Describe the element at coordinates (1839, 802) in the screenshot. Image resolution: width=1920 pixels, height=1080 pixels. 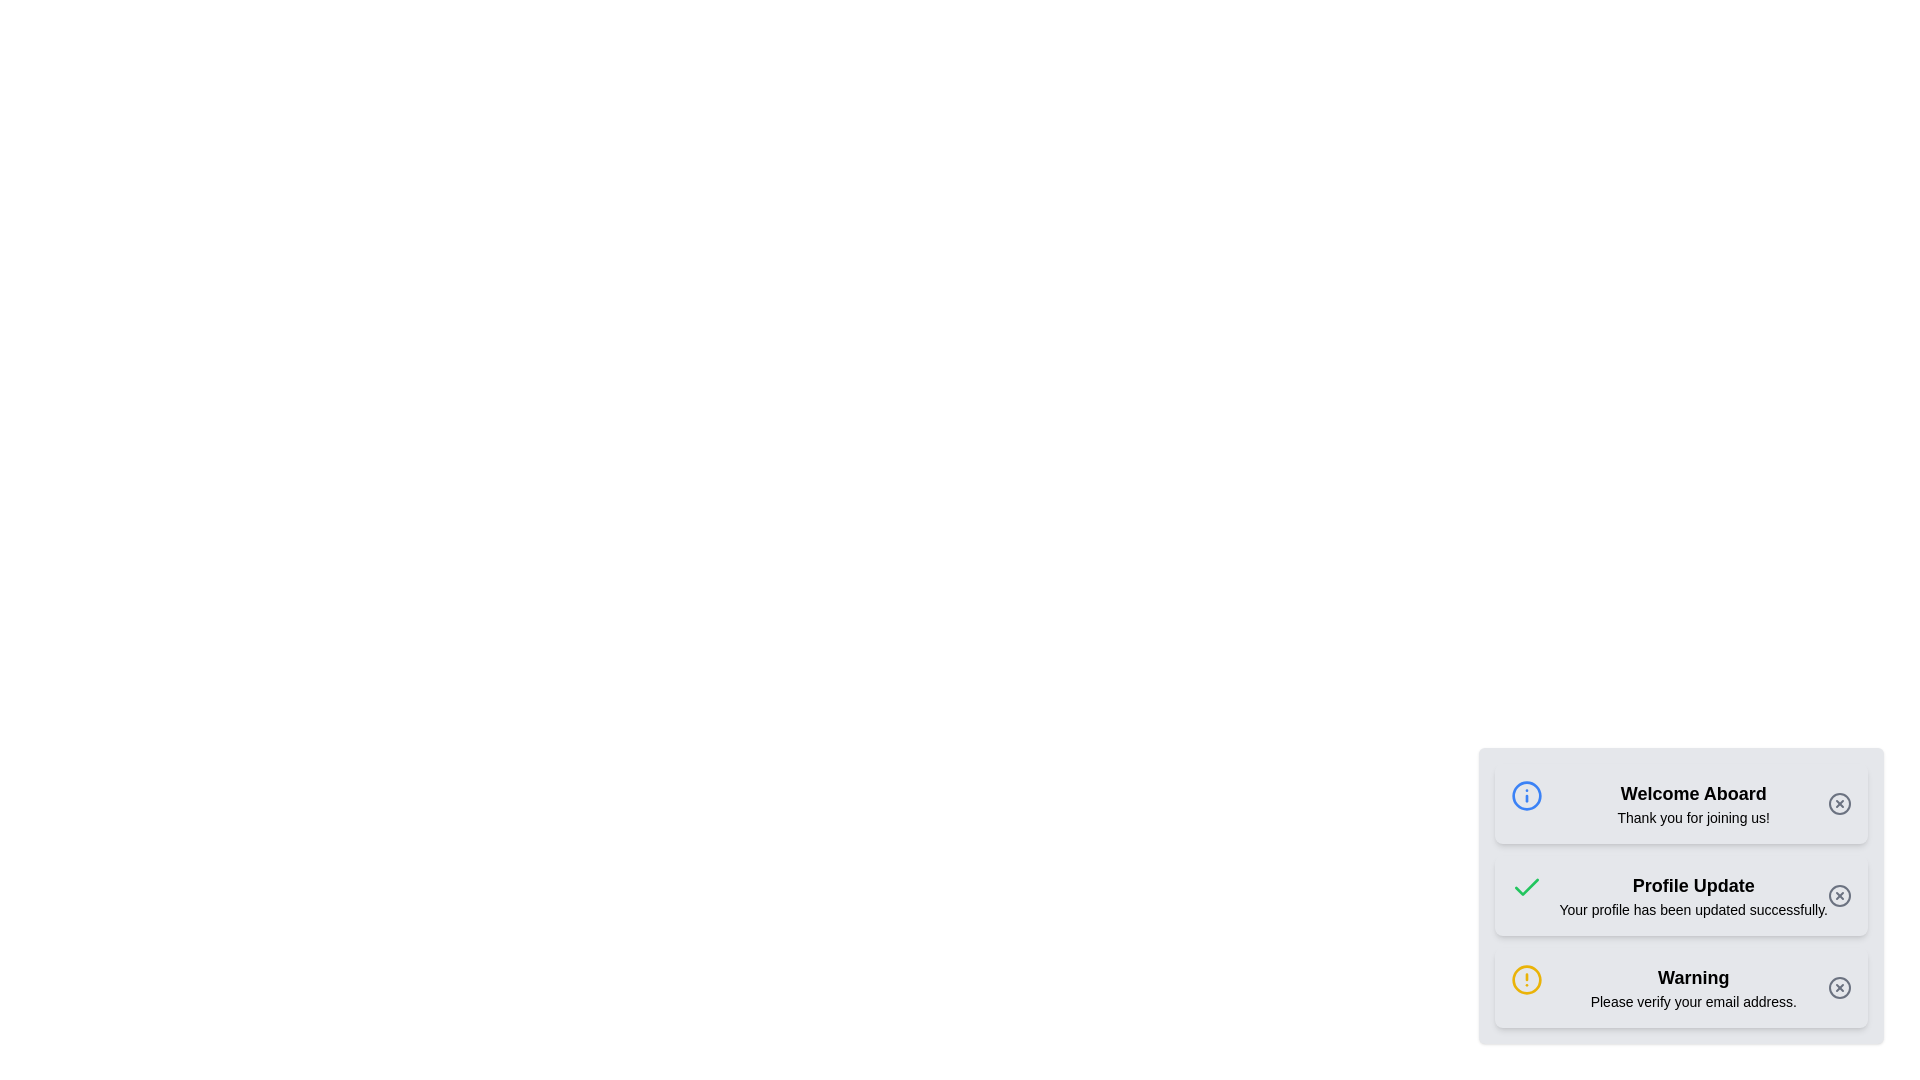
I see `the close button located in the top-right corner of the 'Welcome Aboard' notification` at that location.